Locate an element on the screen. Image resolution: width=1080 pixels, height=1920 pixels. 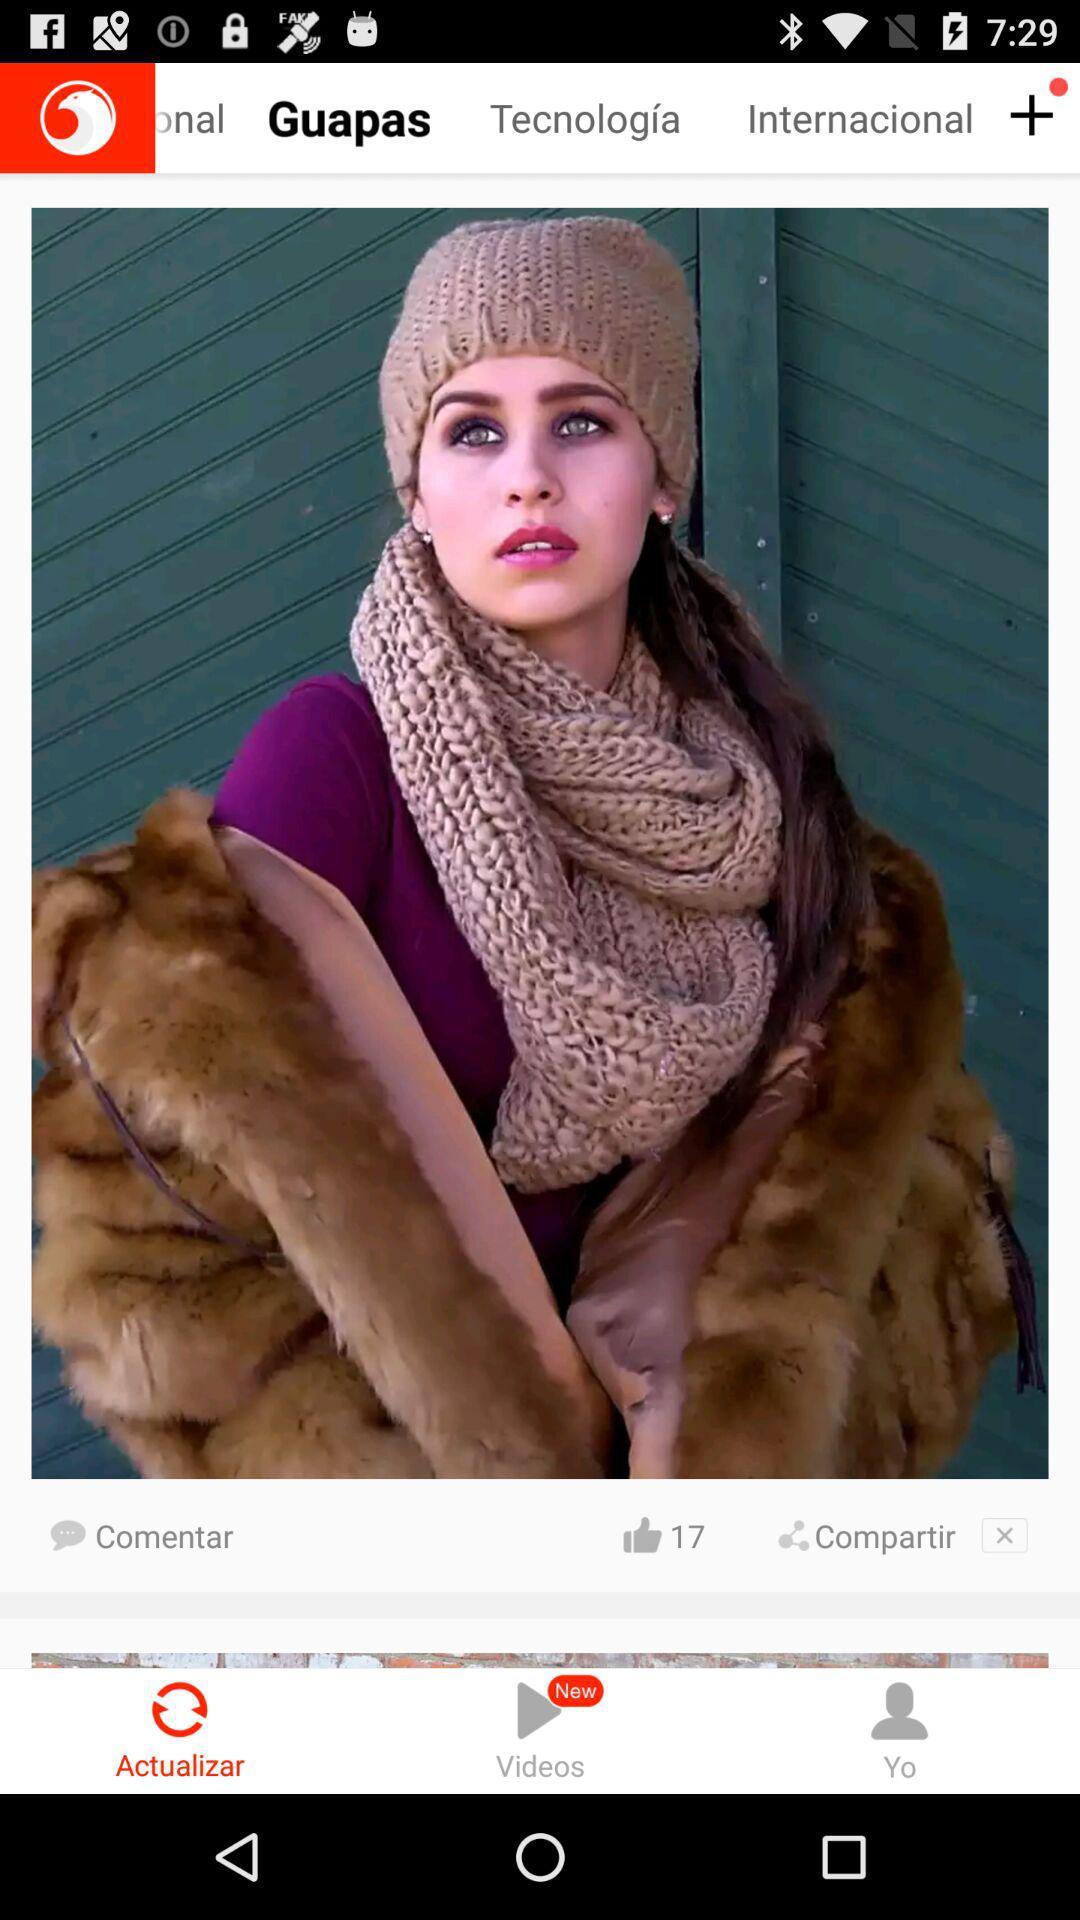
content is located at coordinates (1028, 115).